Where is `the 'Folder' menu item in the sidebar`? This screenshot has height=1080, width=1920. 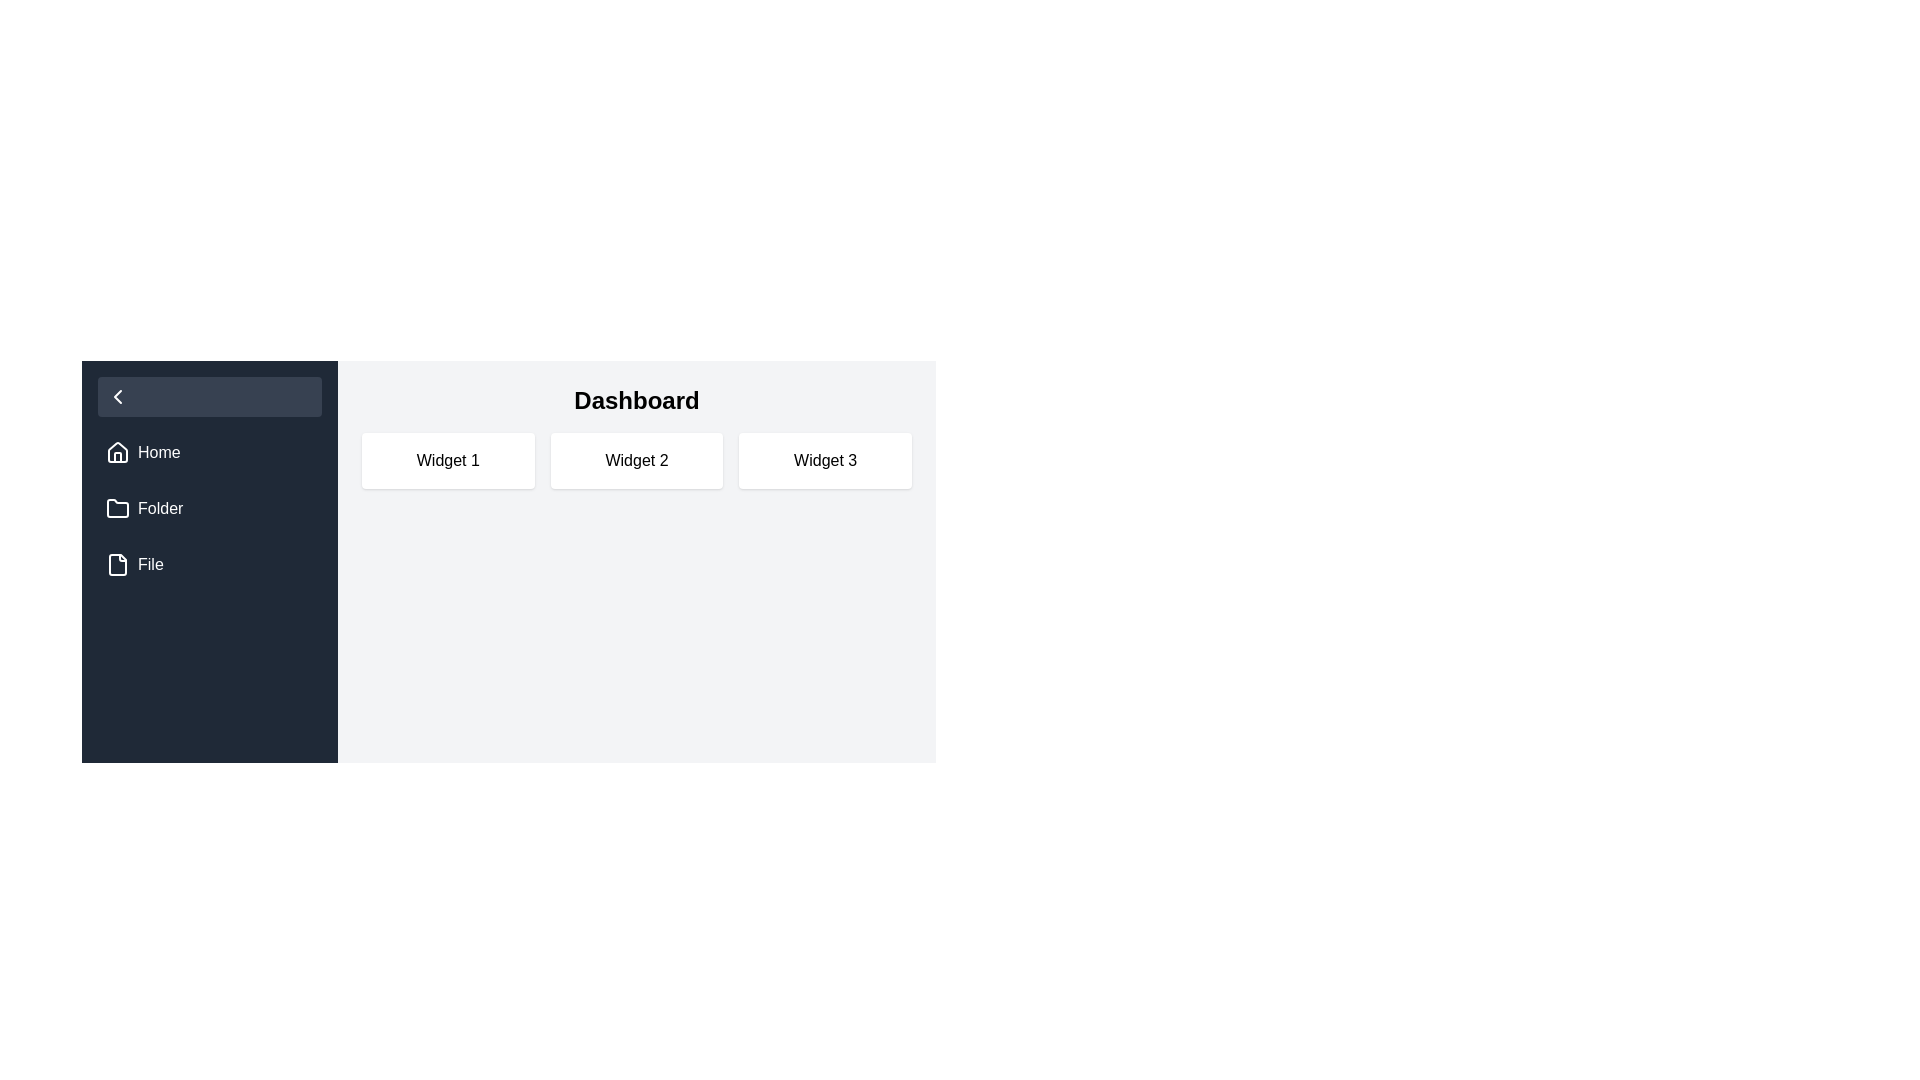 the 'Folder' menu item in the sidebar is located at coordinates (210, 508).